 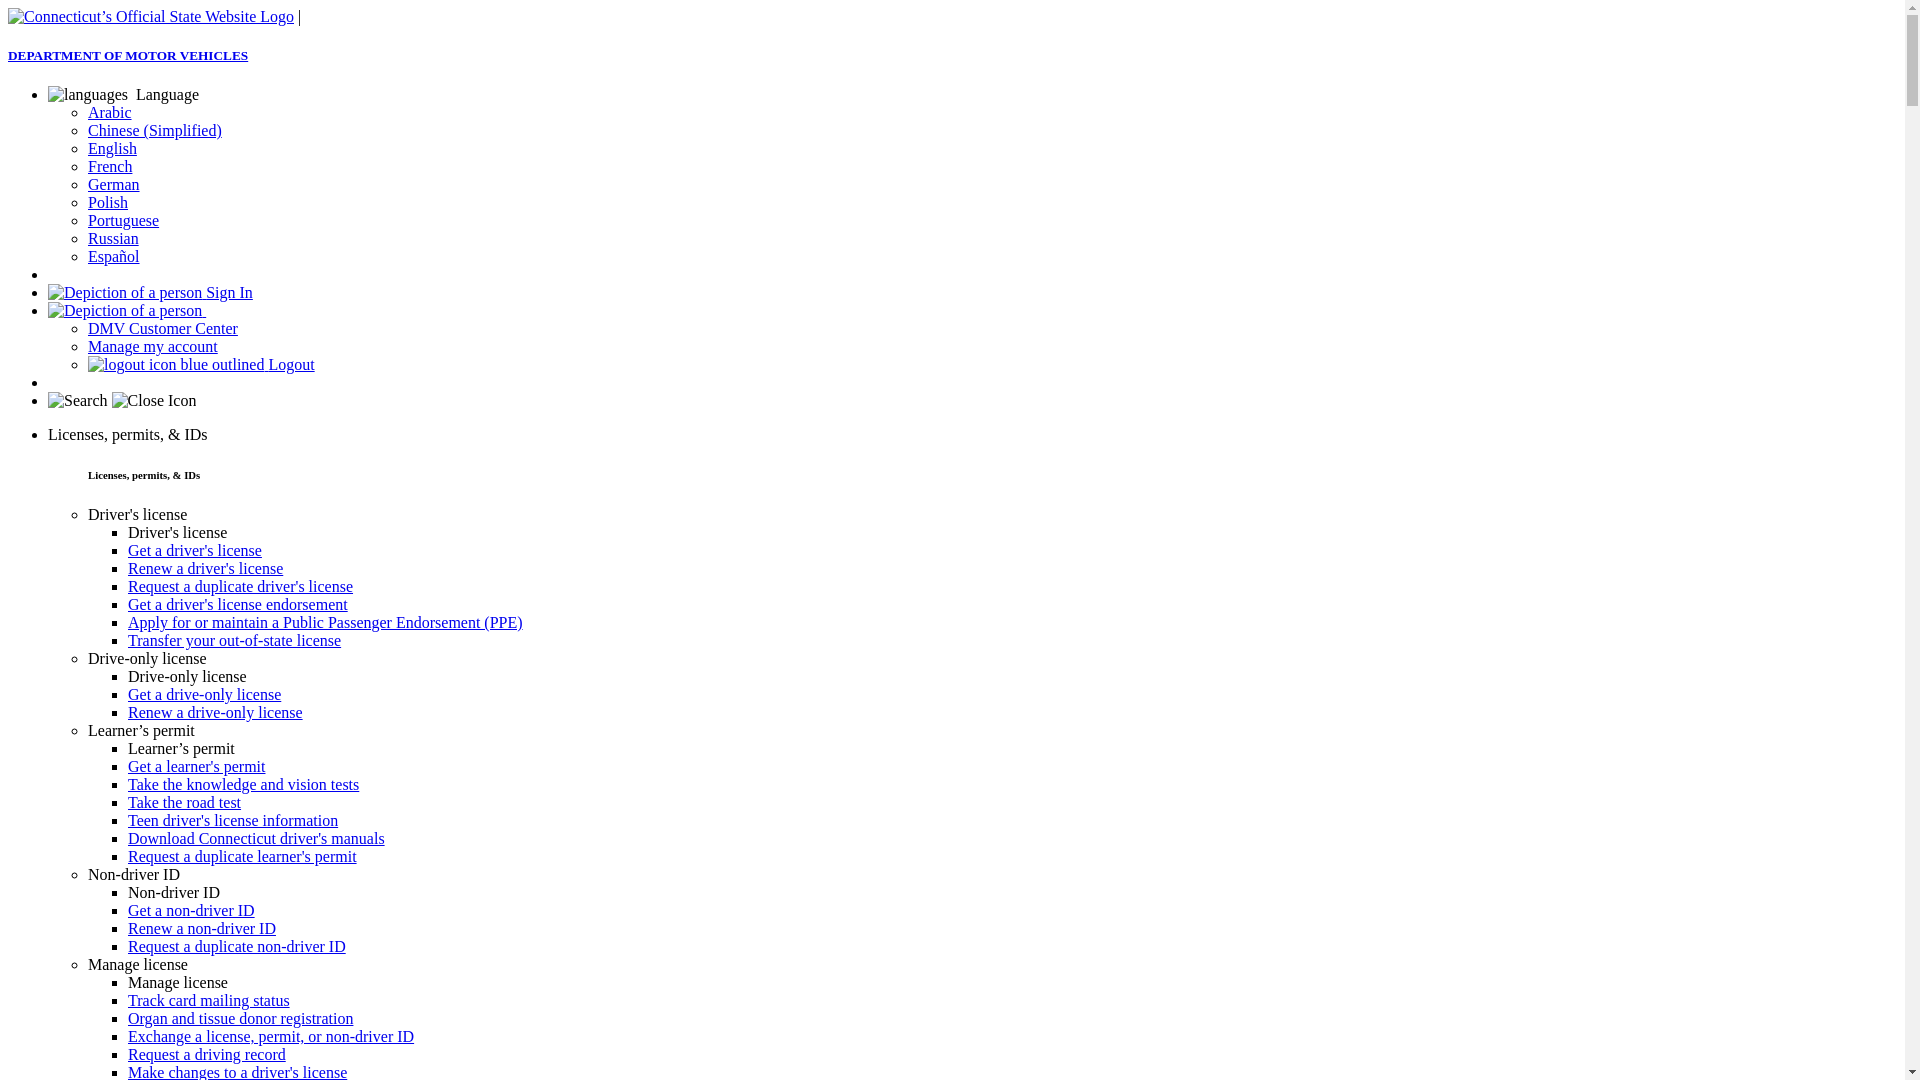 I want to click on 'Get a drive-only license', so click(x=204, y=693).